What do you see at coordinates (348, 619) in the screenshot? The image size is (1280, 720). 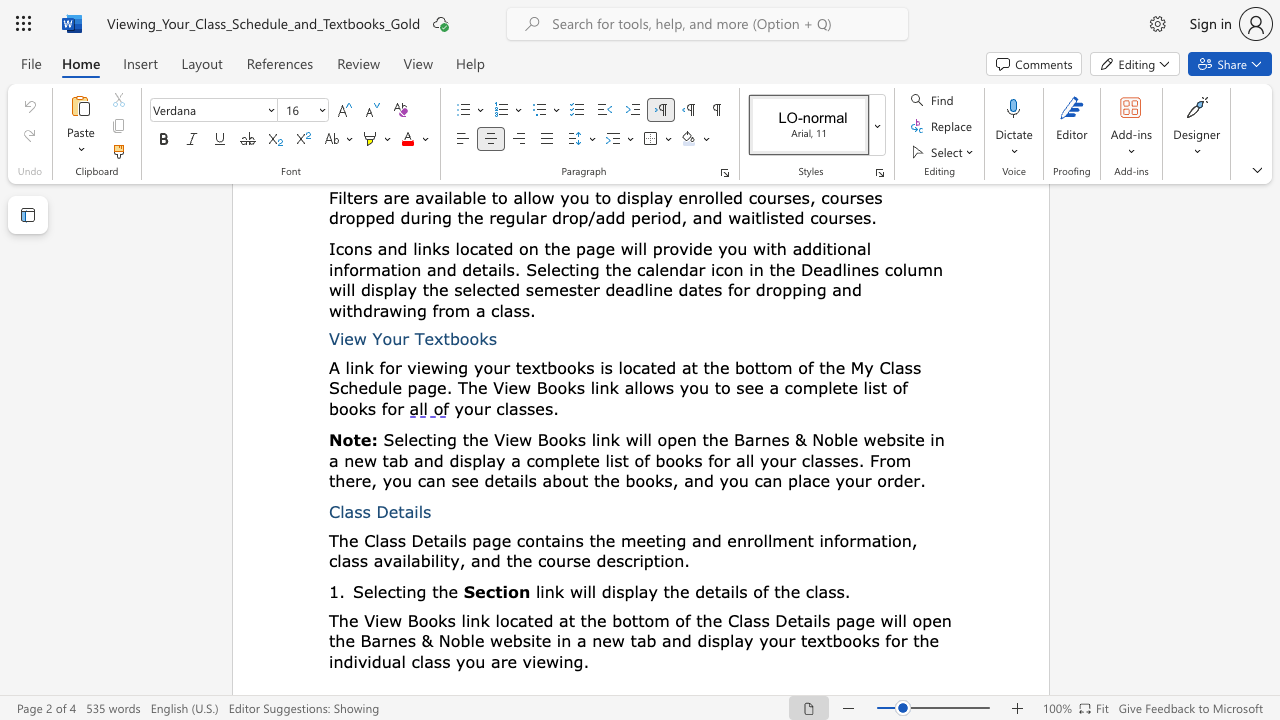 I see `the subset text "e View Books link" within the text "The View Books link"` at bounding box center [348, 619].